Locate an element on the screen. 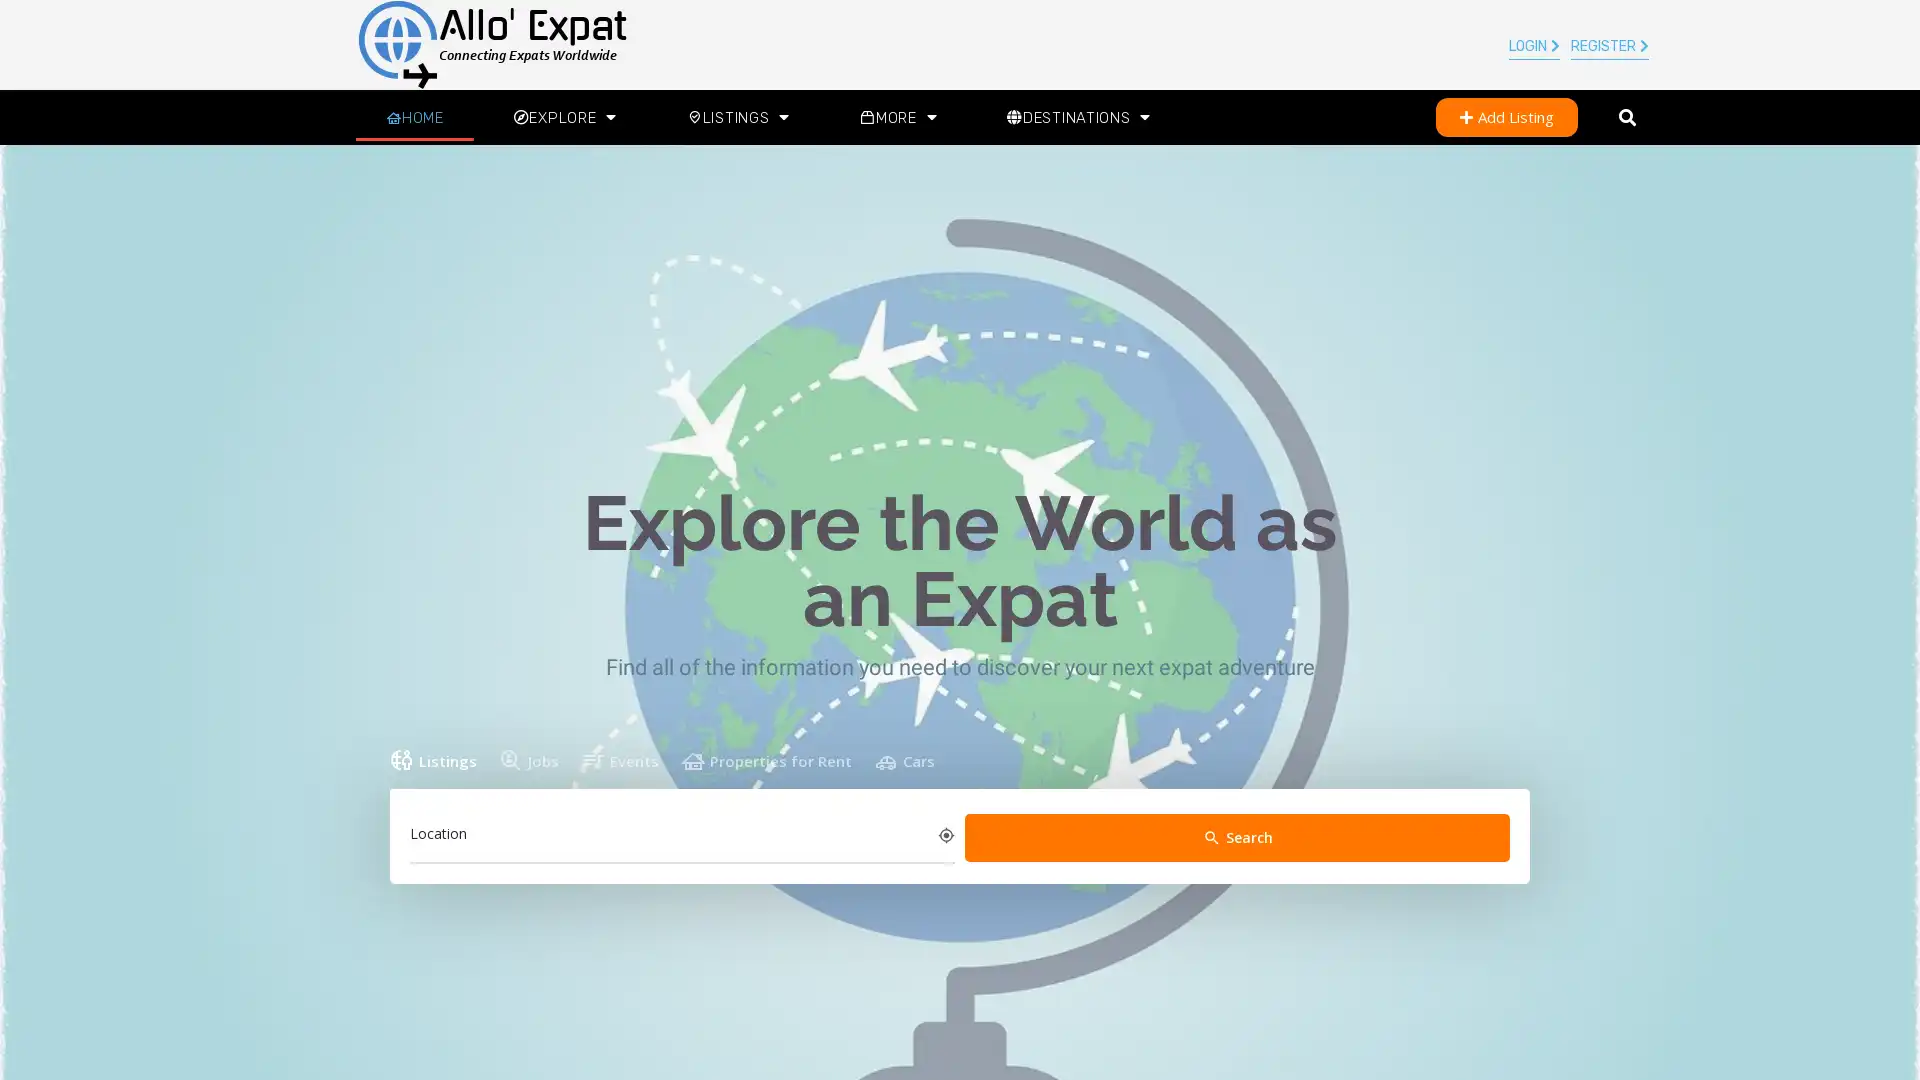 The image size is (1920, 1080). LOGIN is located at coordinates (1532, 46).